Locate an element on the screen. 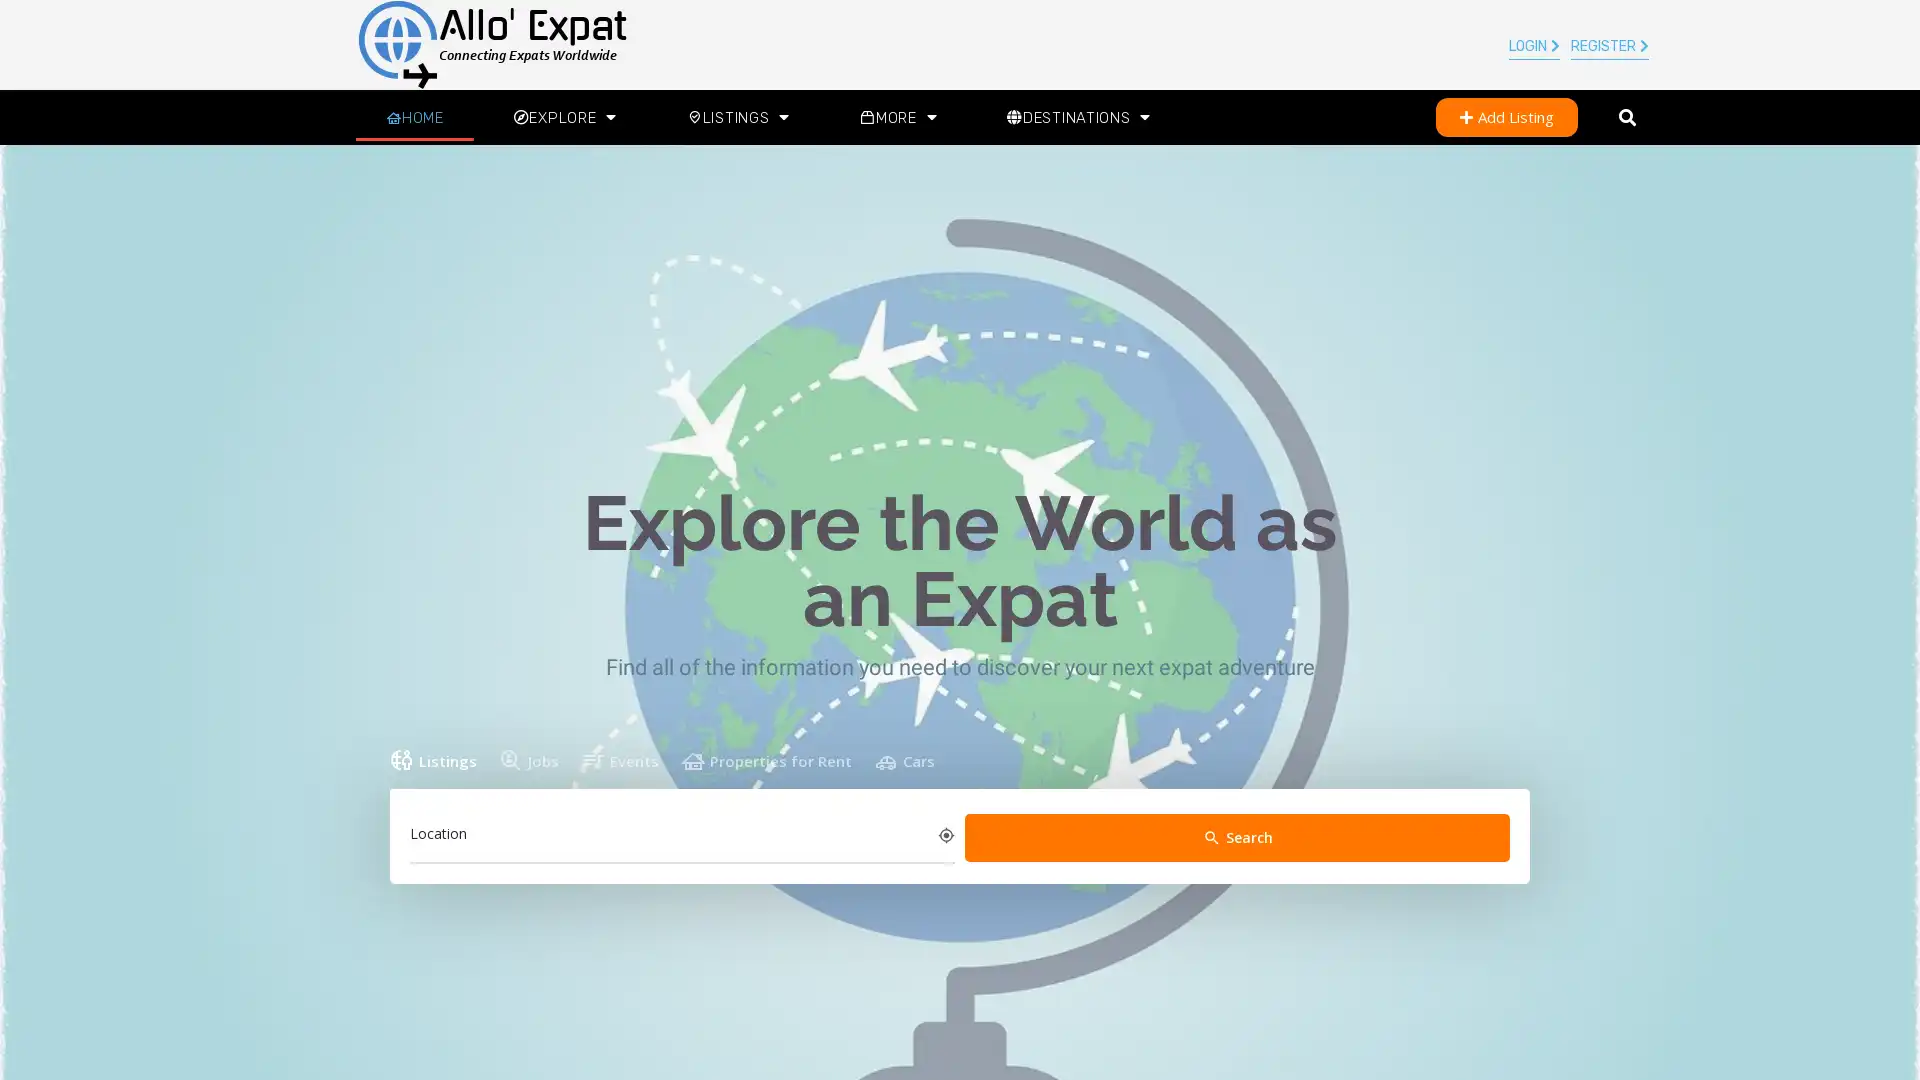 The image size is (1920, 1080). LOGIN is located at coordinates (1532, 46).